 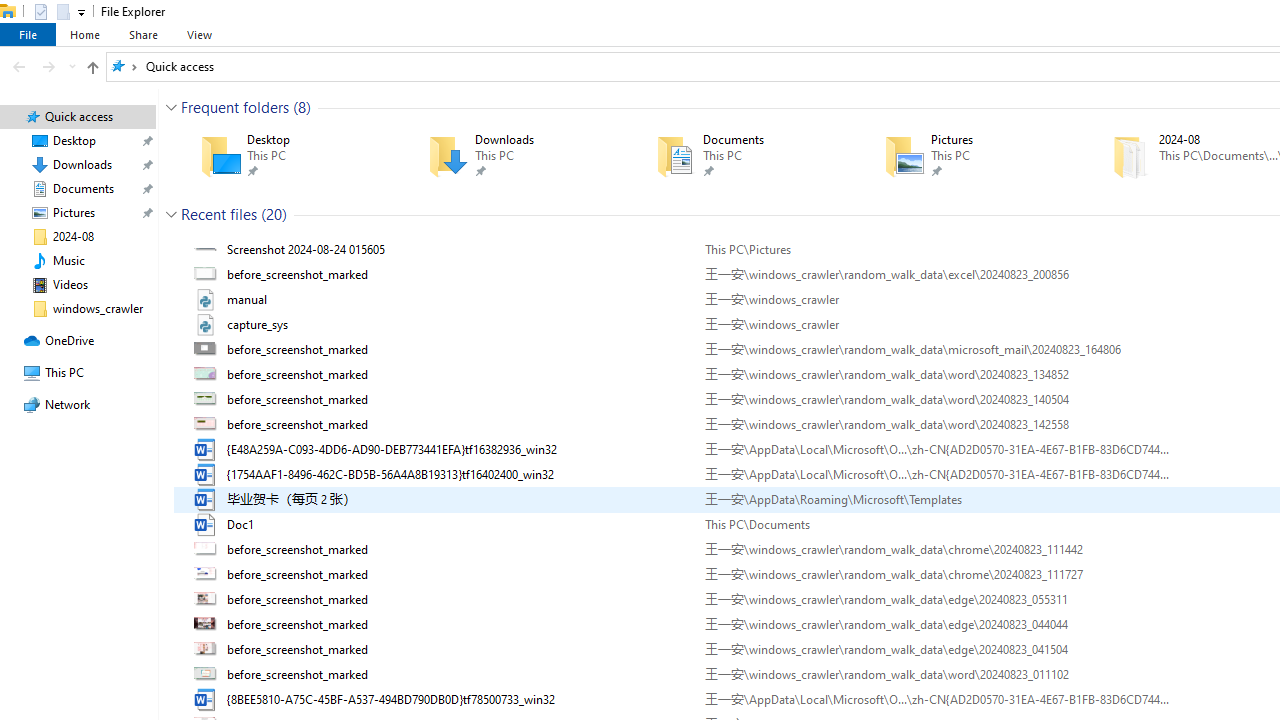 I want to click on 'Pictures', so click(x=969, y=155).